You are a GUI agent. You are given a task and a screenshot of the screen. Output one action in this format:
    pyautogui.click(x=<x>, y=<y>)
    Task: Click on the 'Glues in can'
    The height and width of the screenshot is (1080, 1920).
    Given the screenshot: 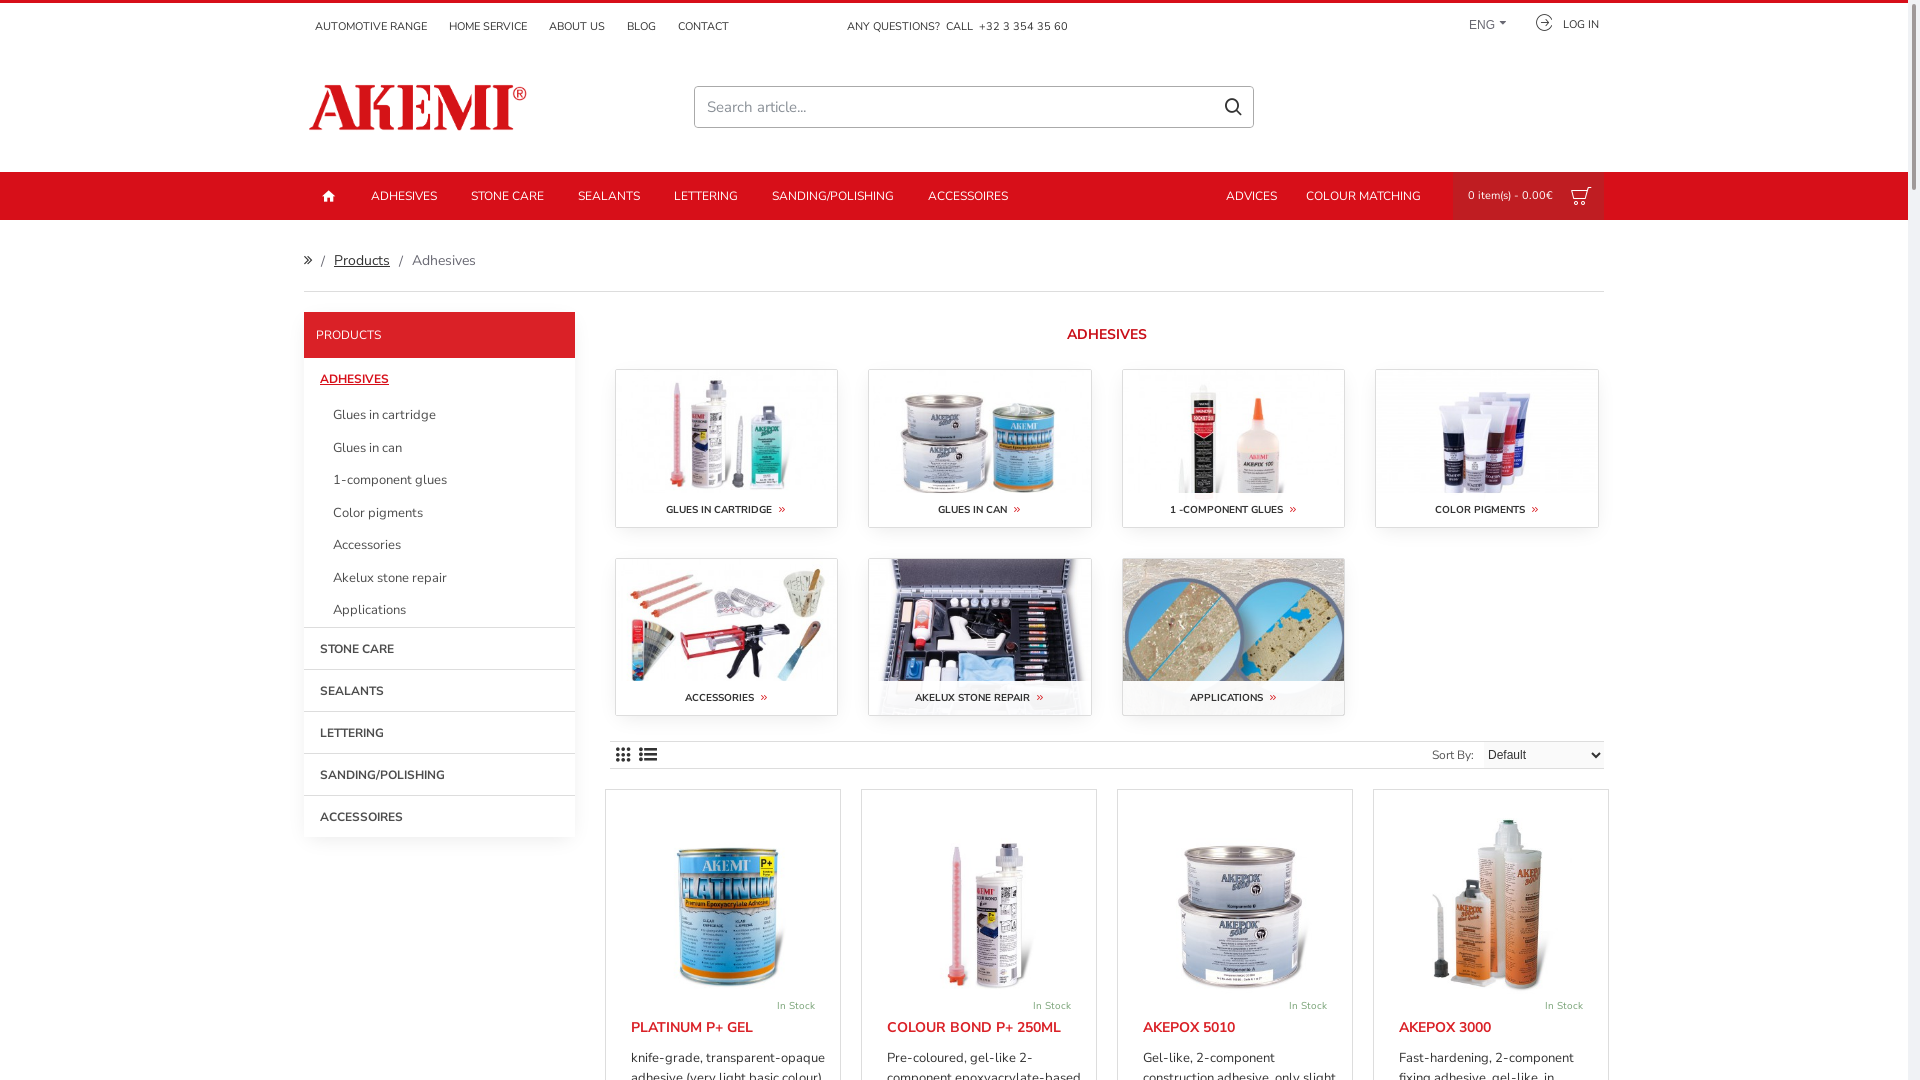 What is the action you would take?
    pyautogui.click(x=302, y=447)
    